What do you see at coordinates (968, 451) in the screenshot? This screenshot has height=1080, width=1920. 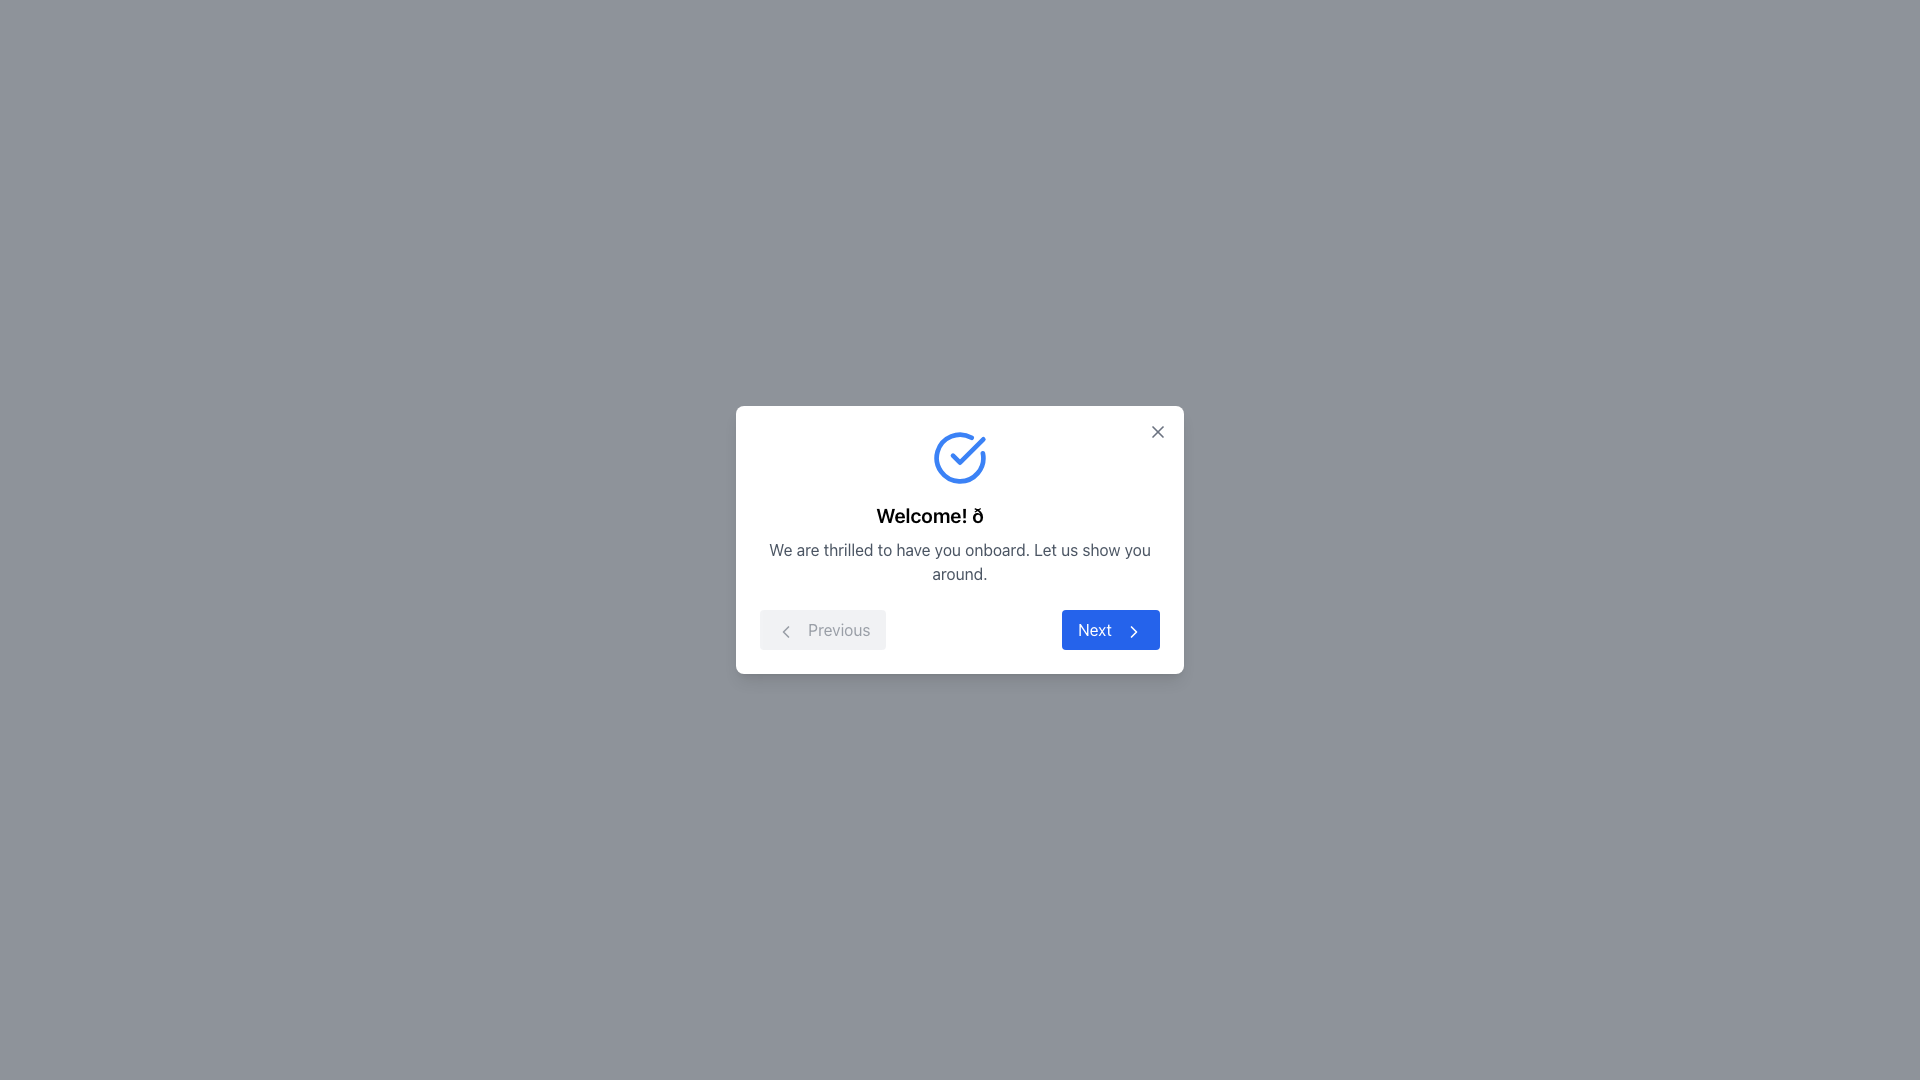 I see `the blue checkmark icon situated within a round badge with a blue border at the top center of the gray modal window` at bounding box center [968, 451].